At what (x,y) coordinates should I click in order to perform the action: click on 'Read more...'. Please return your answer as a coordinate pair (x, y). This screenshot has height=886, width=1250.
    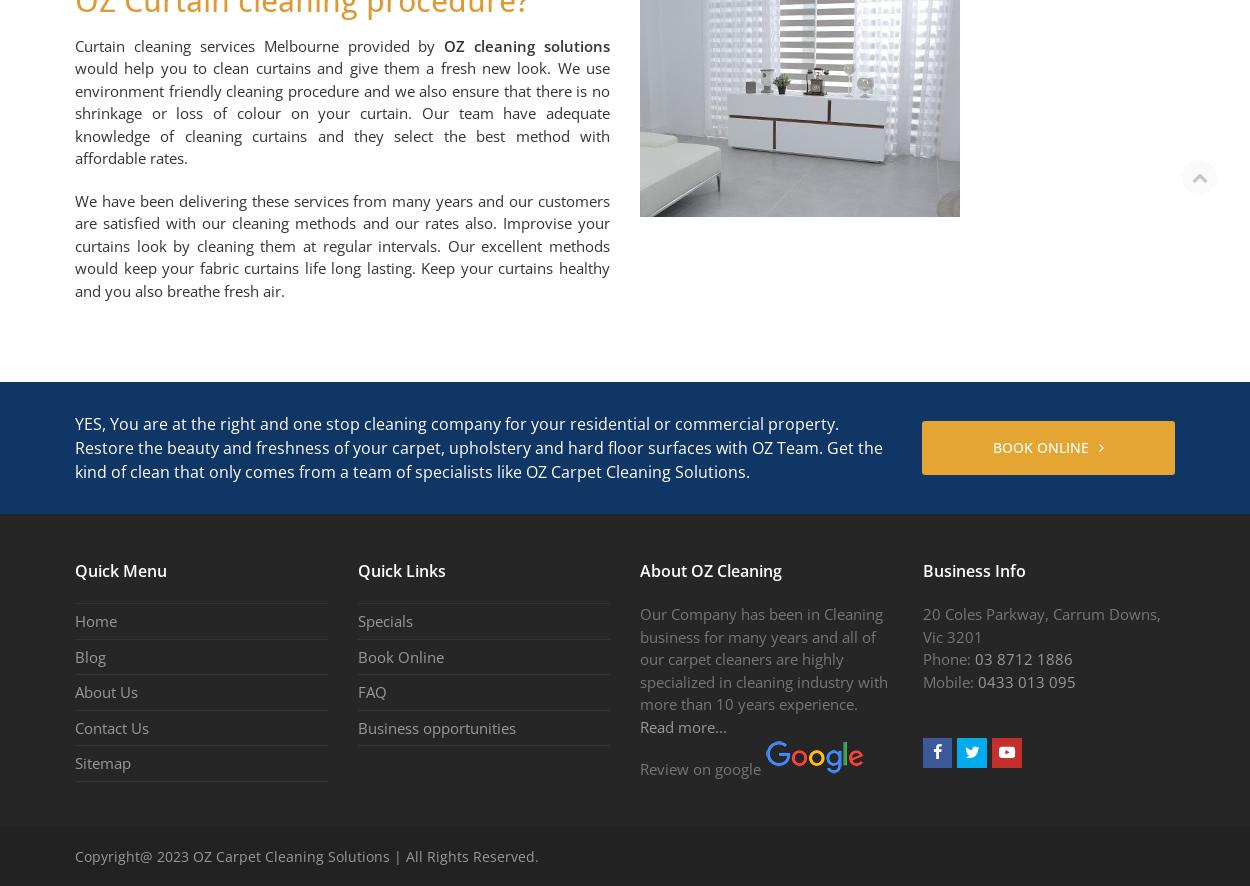
    Looking at the image, I should click on (683, 725).